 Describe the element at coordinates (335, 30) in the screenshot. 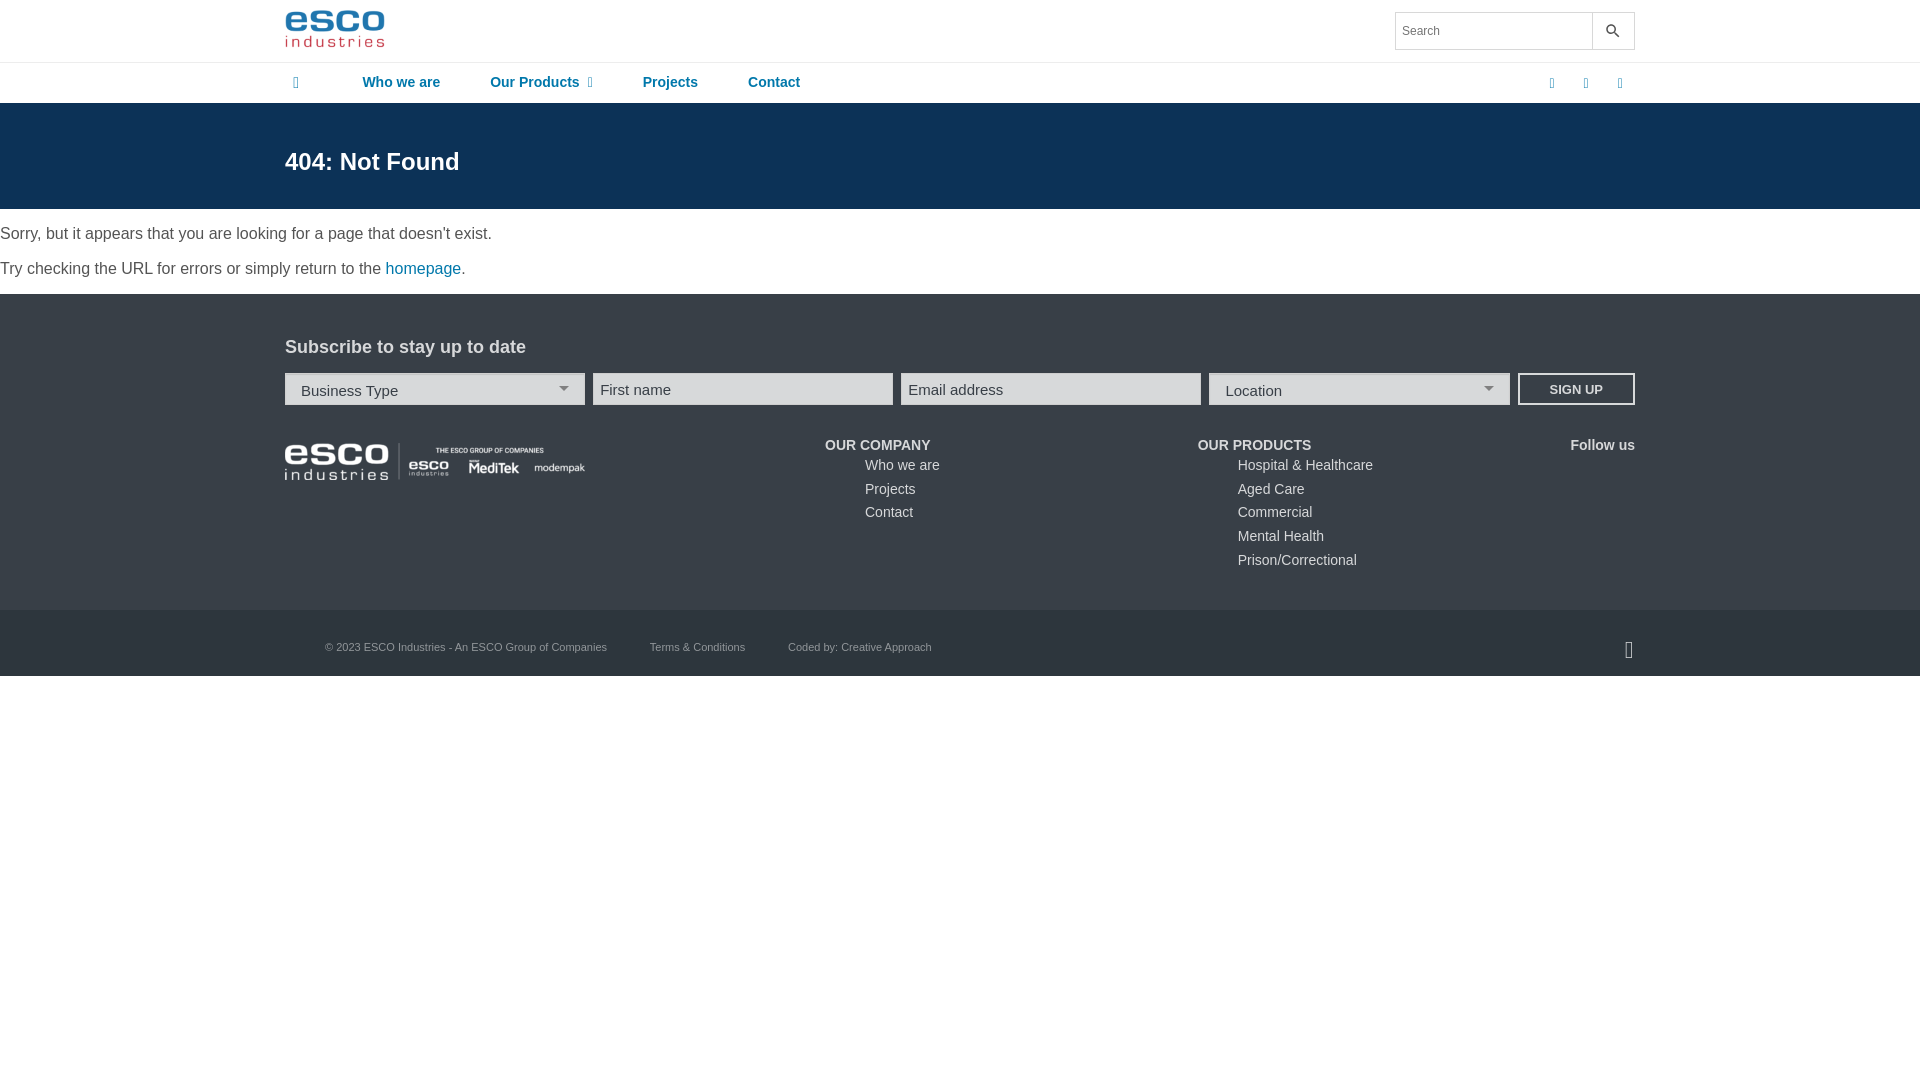

I see `'ESCO Industries'` at that location.